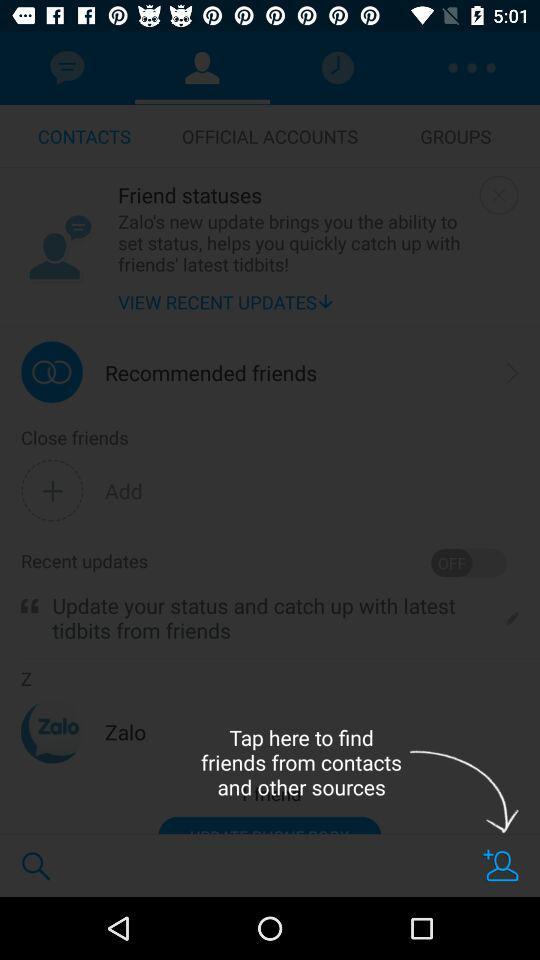 Image resolution: width=540 pixels, height=960 pixels. Describe the element at coordinates (210, 371) in the screenshot. I see `recommended friends item` at that location.